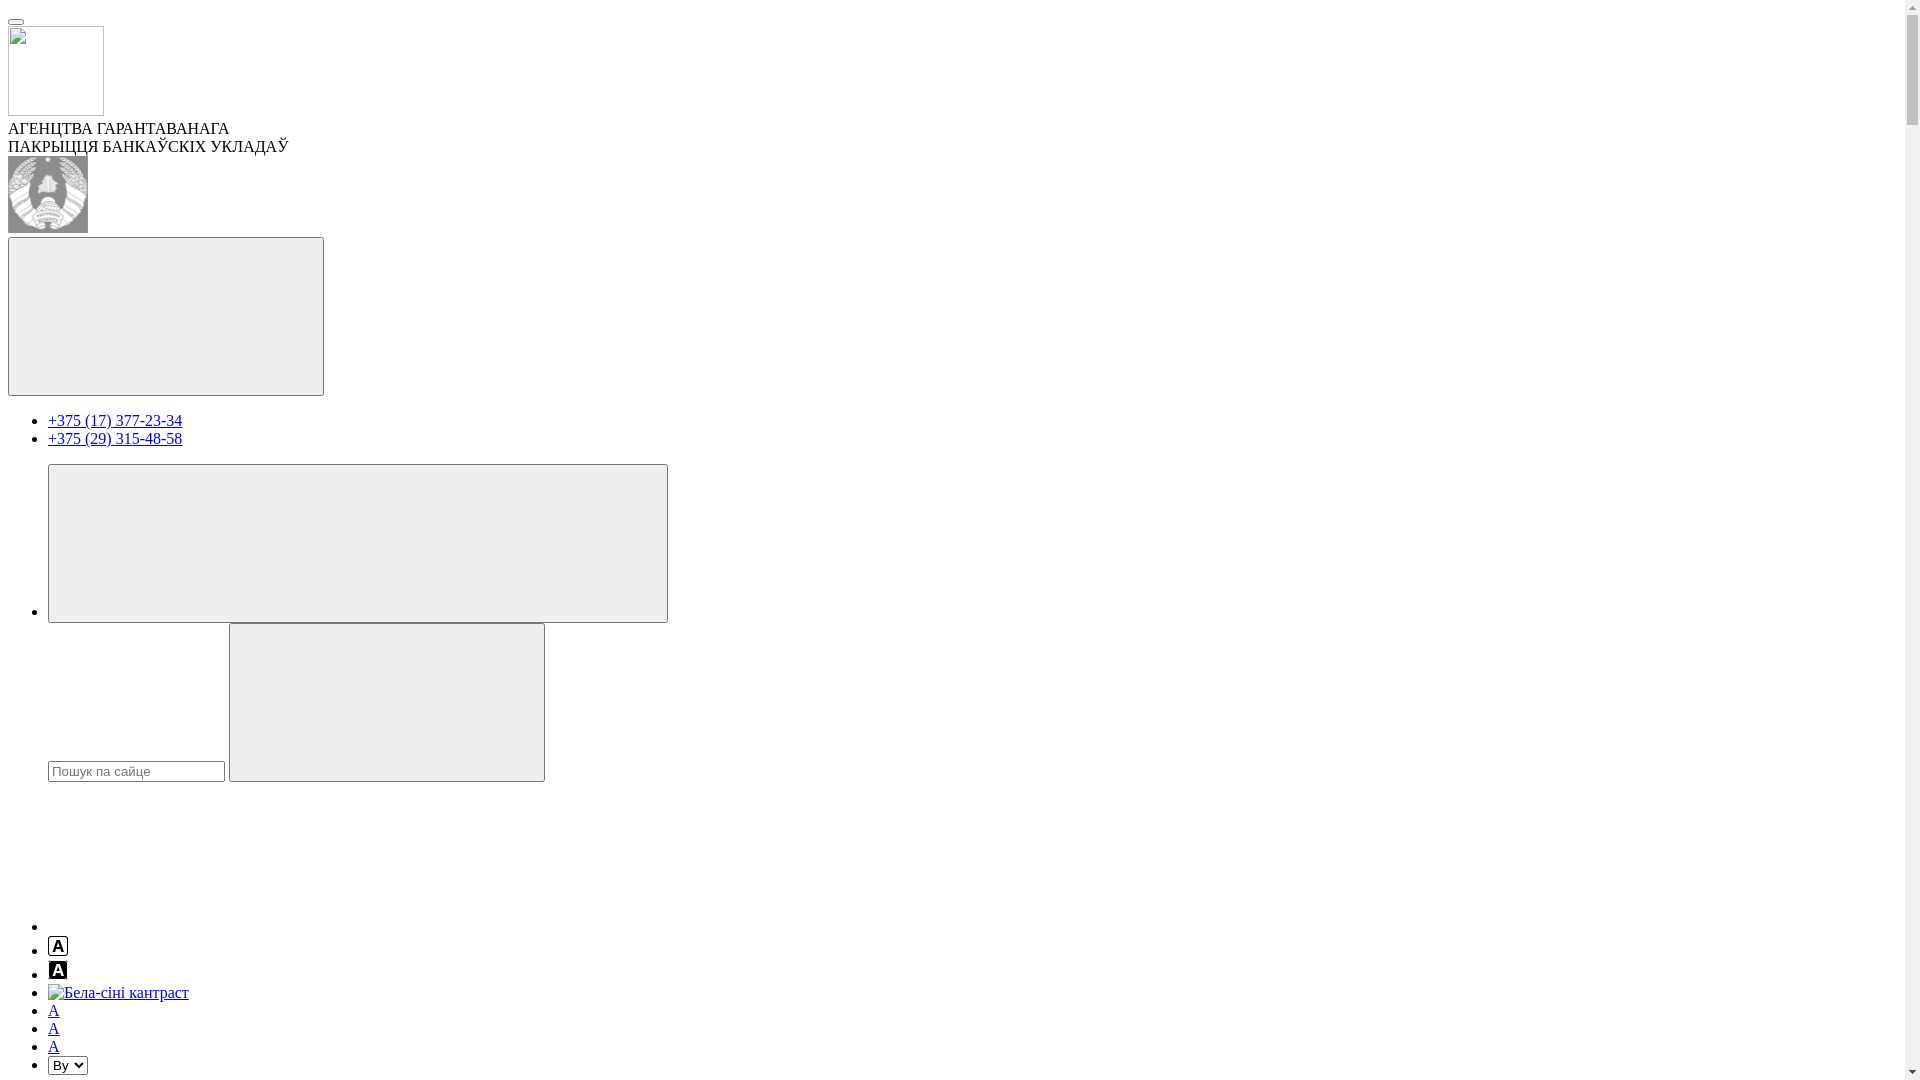 This screenshot has height=1080, width=1920. I want to click on '+375 (29) 315-48-58', so click(114, 437).